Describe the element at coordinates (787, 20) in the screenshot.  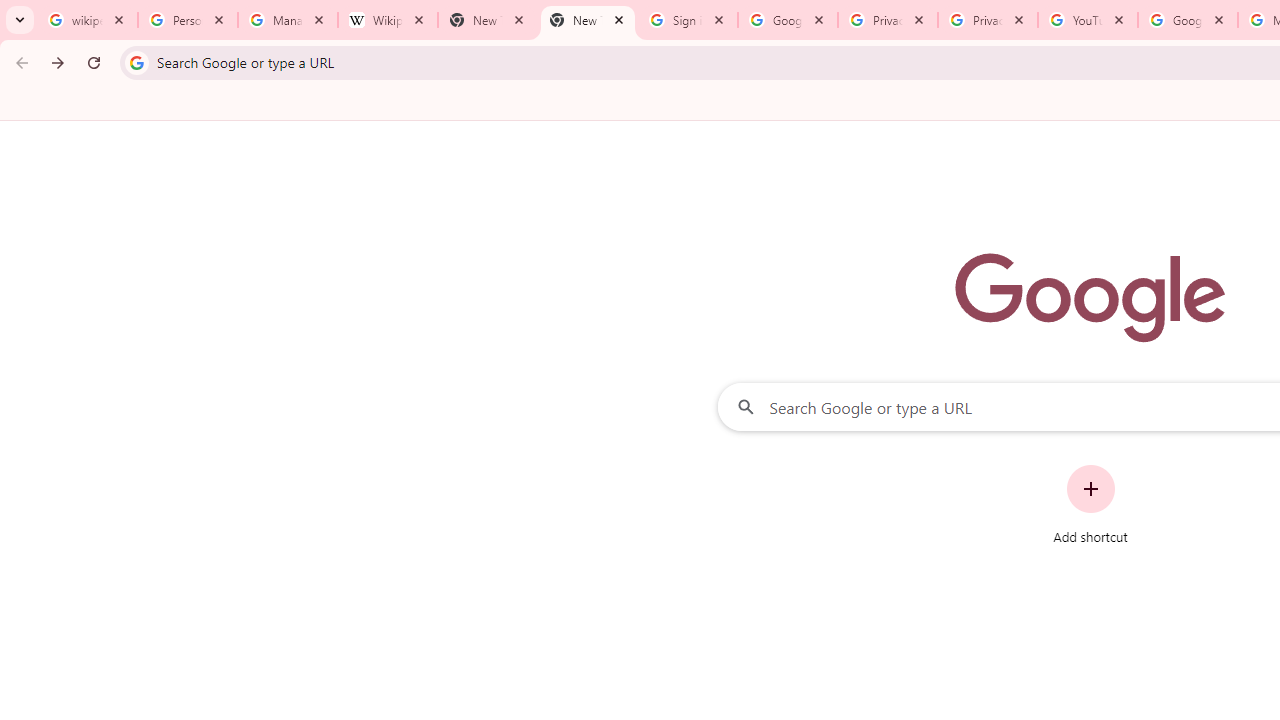
I see `'Google Drive: Sign-in'` at that location.